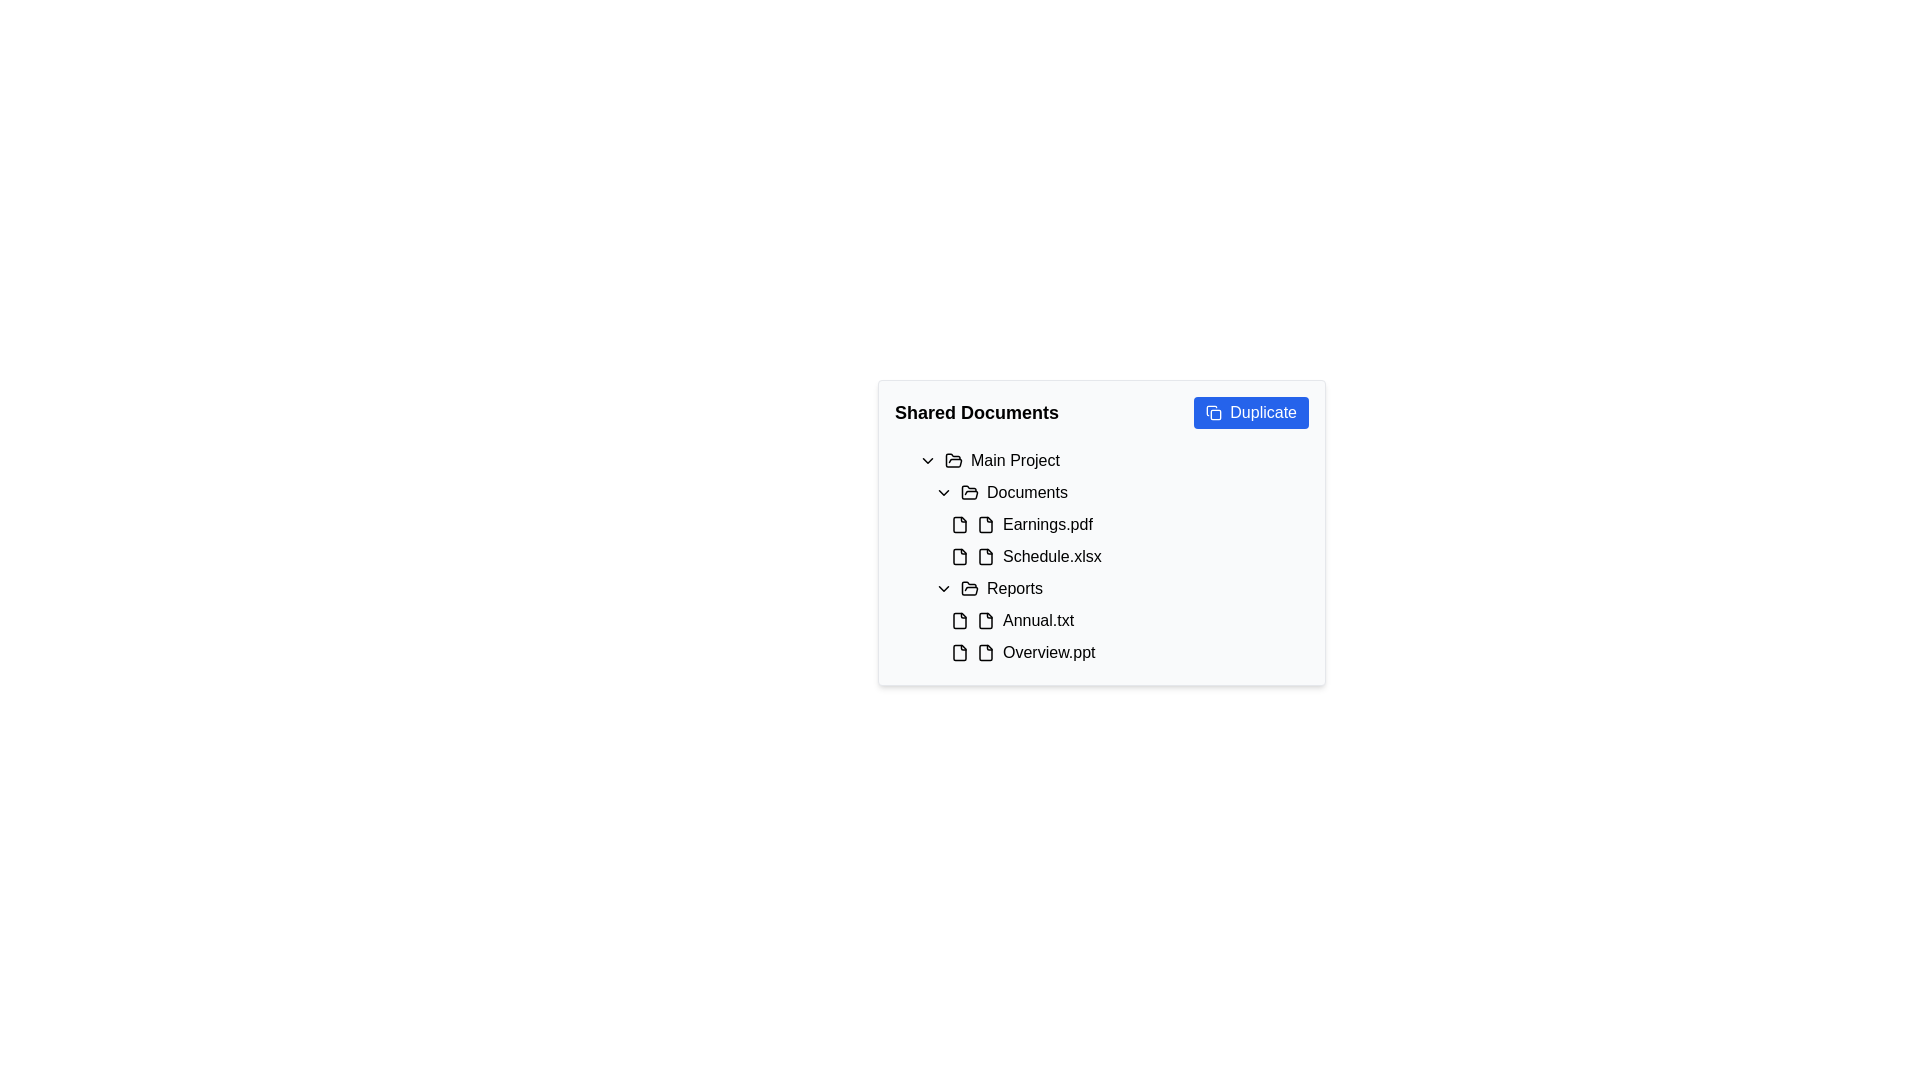 This screenshot has height=1080, width=1920. I want to click on the folder icon indicating the Documents folder's open status, located within the 'lucide-folder-open' group, so click(953, 460).